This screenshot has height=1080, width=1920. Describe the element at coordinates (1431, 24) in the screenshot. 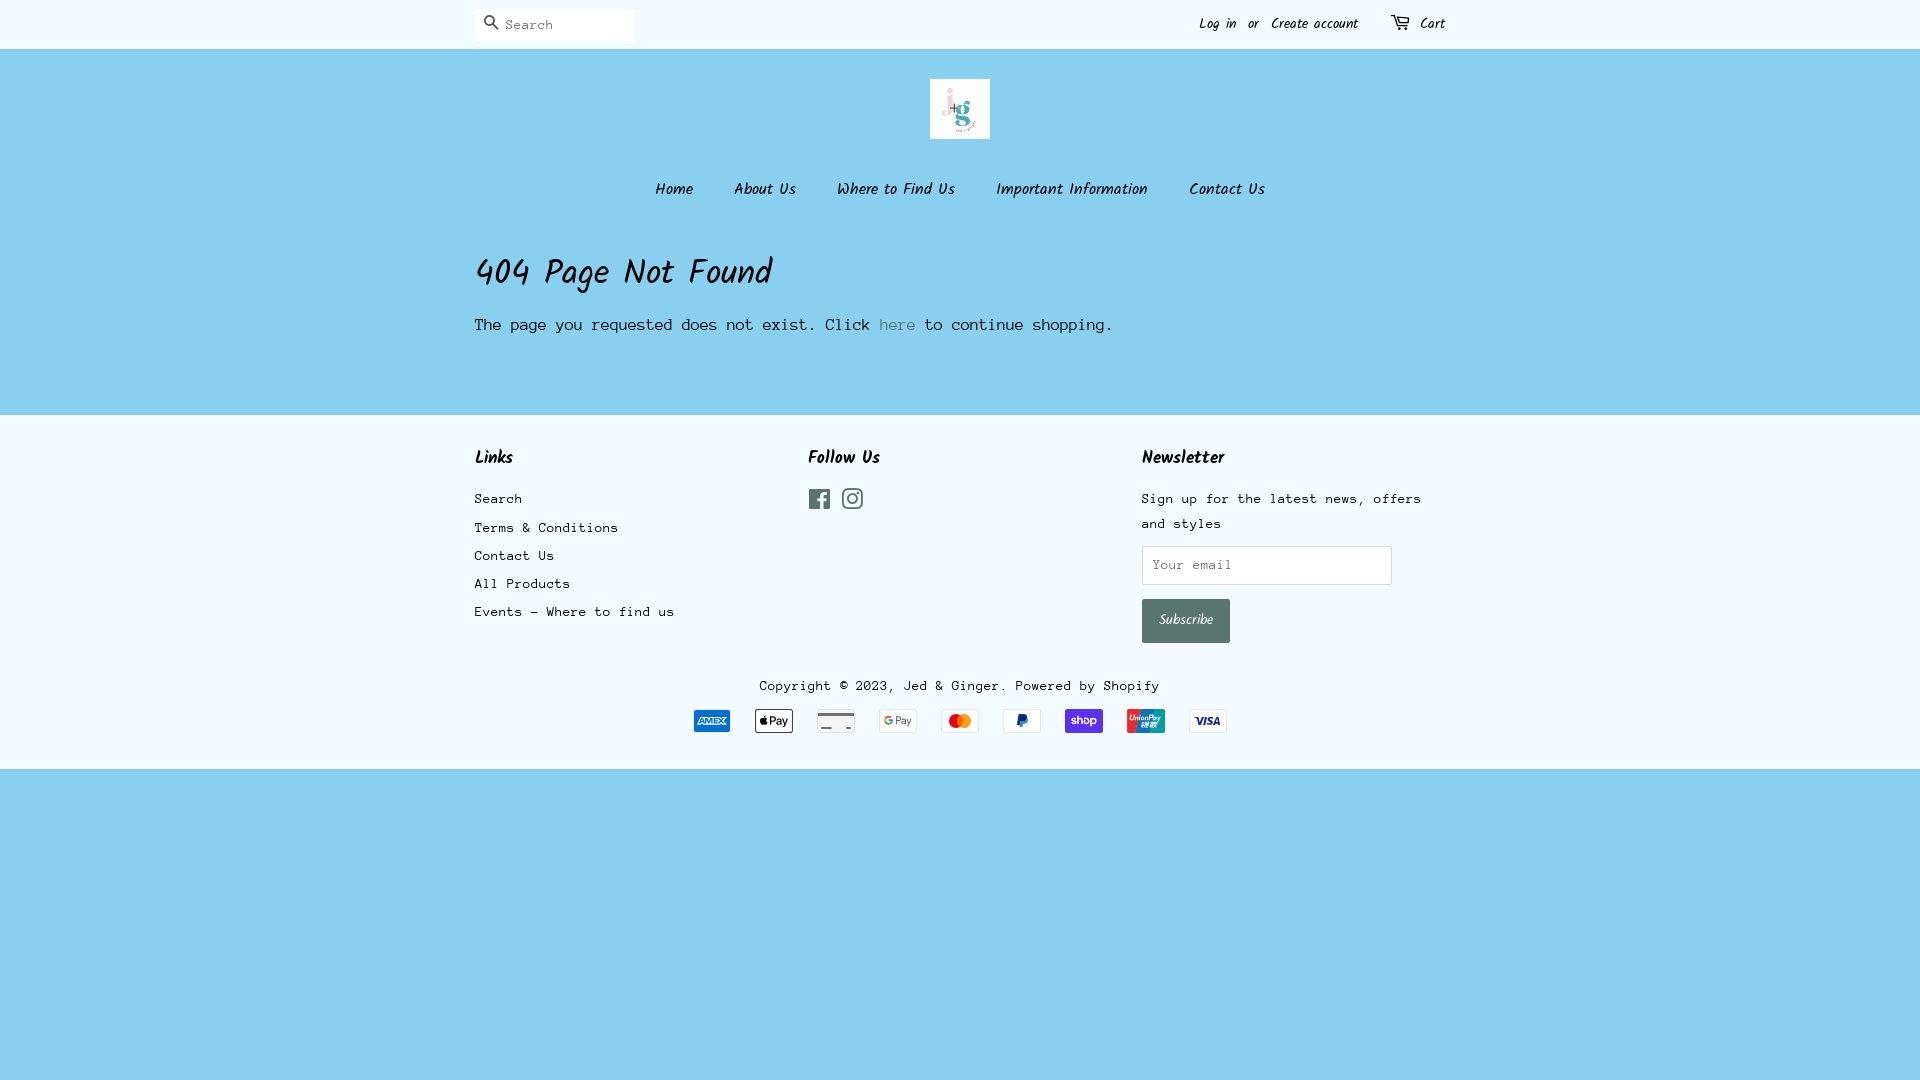

I see `'Cart'` at that location.